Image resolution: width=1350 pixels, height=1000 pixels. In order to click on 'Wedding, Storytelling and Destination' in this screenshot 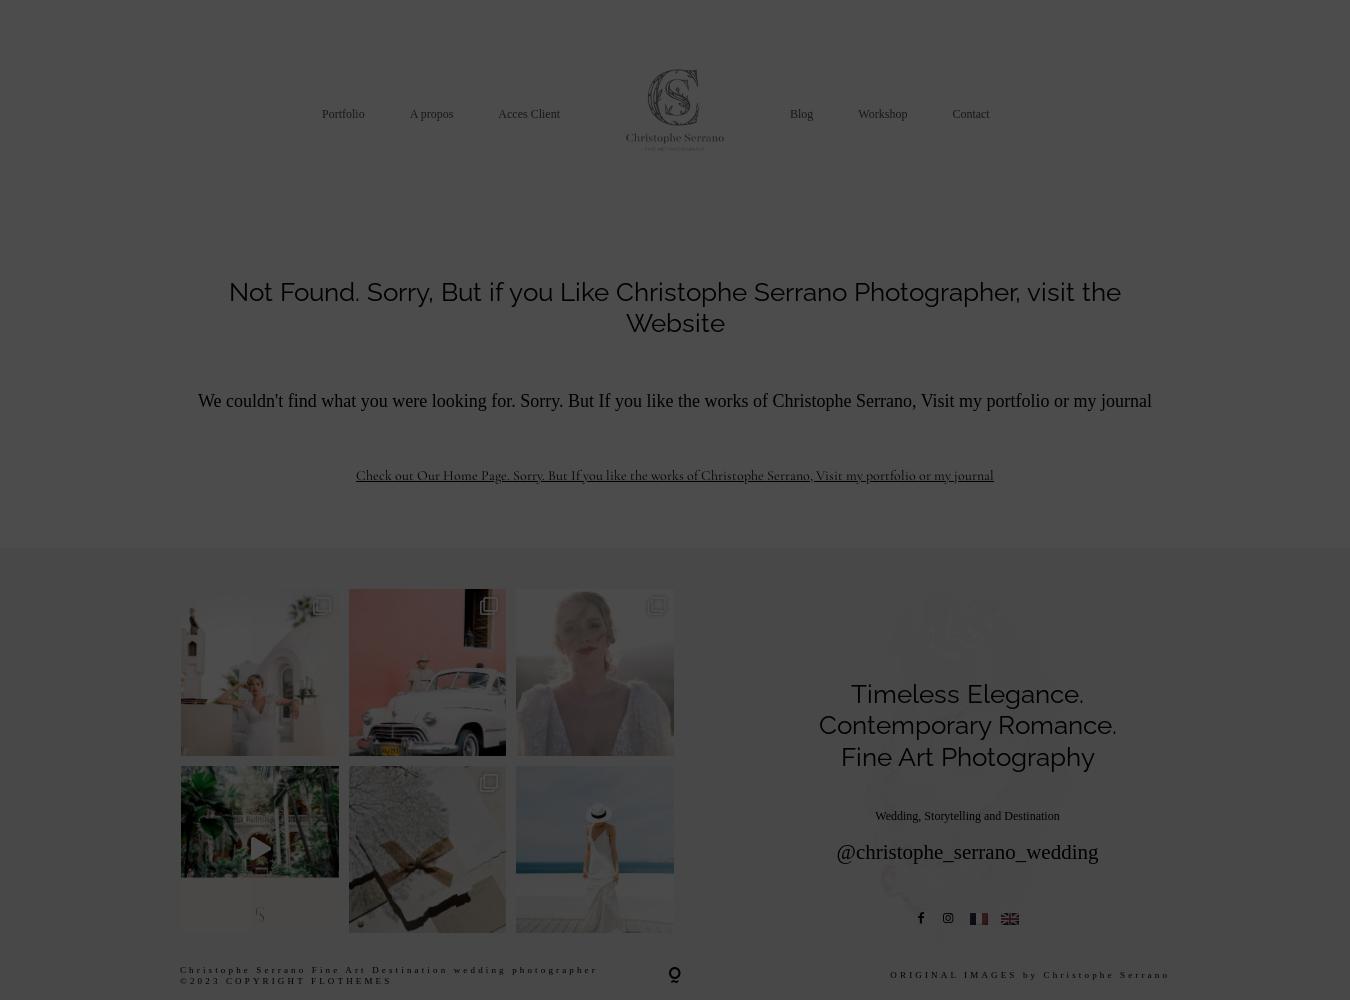, I will do `click(966, 814)`.